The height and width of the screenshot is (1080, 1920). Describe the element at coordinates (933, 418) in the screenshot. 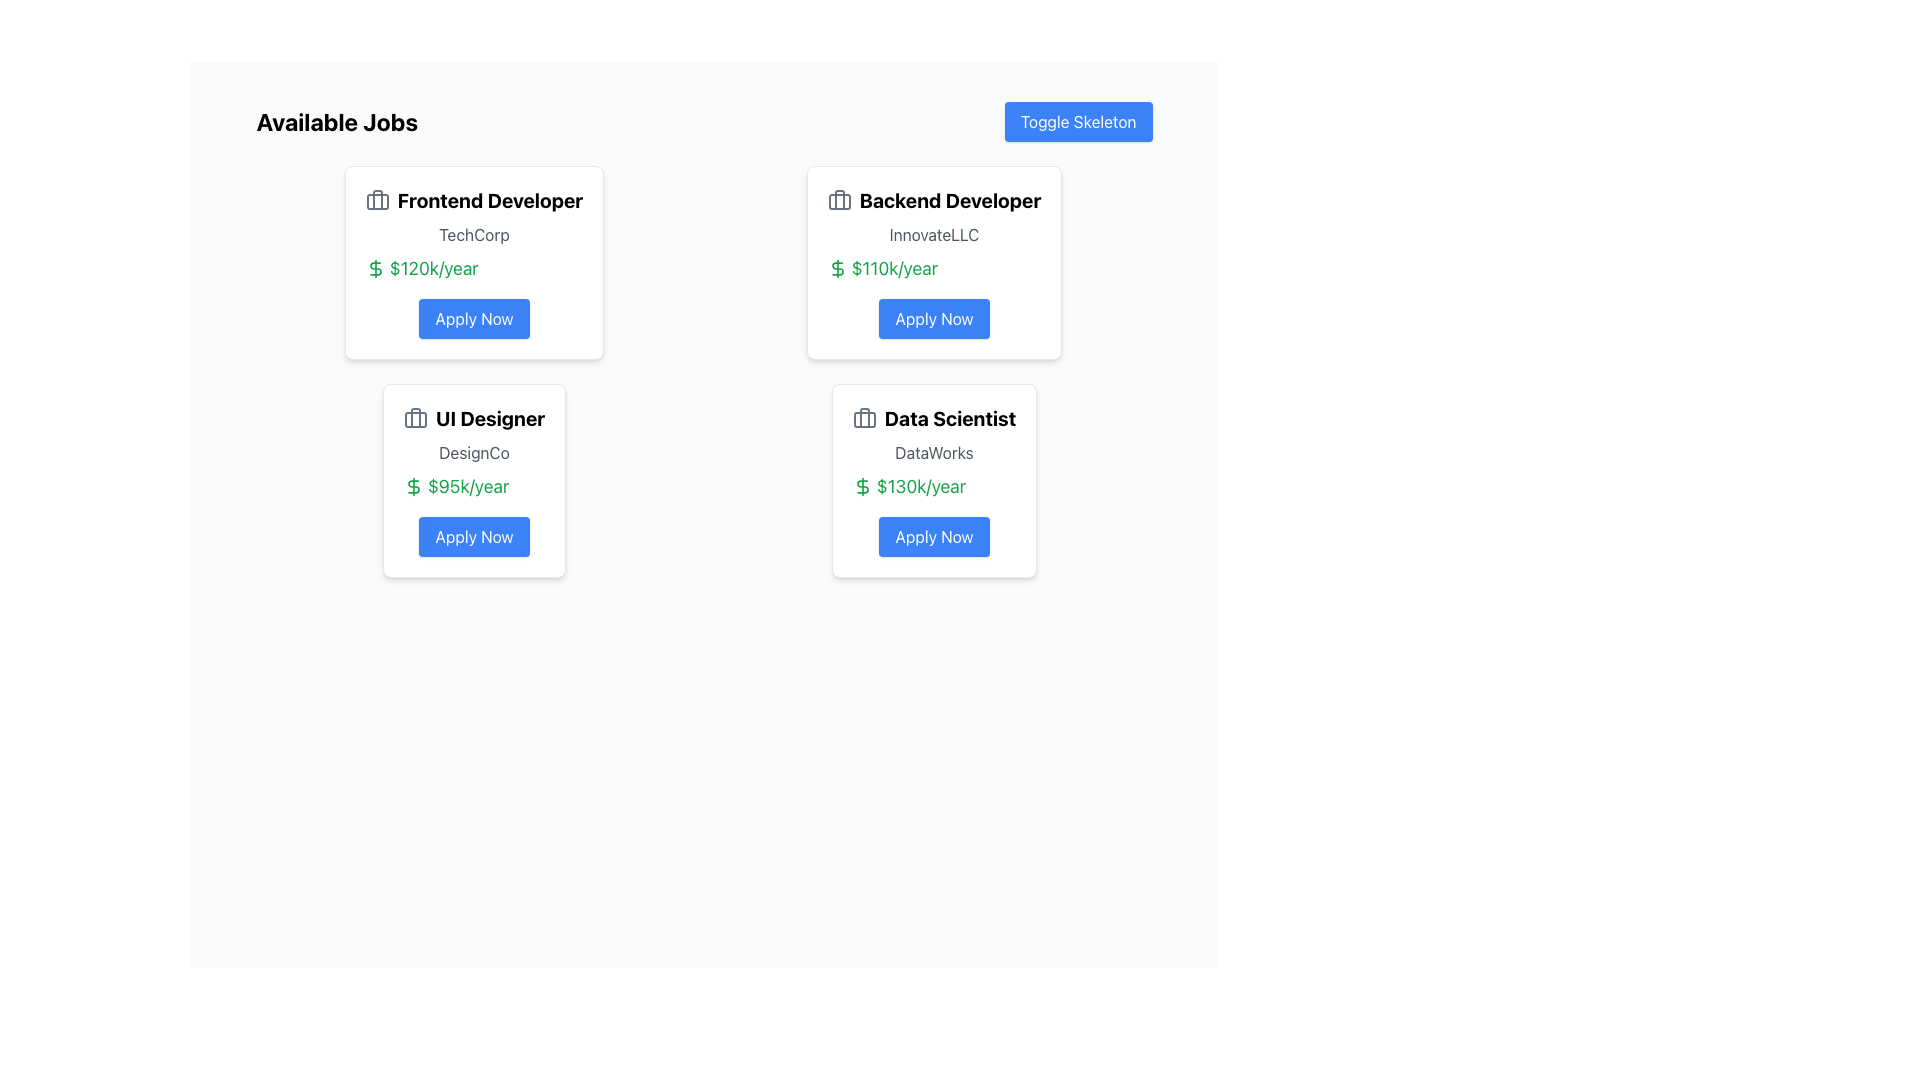

I see `the 'Data Scientist' title and briefcase icon combination located at the top of the job card in the bottom-right section of the grid layout` at that location.